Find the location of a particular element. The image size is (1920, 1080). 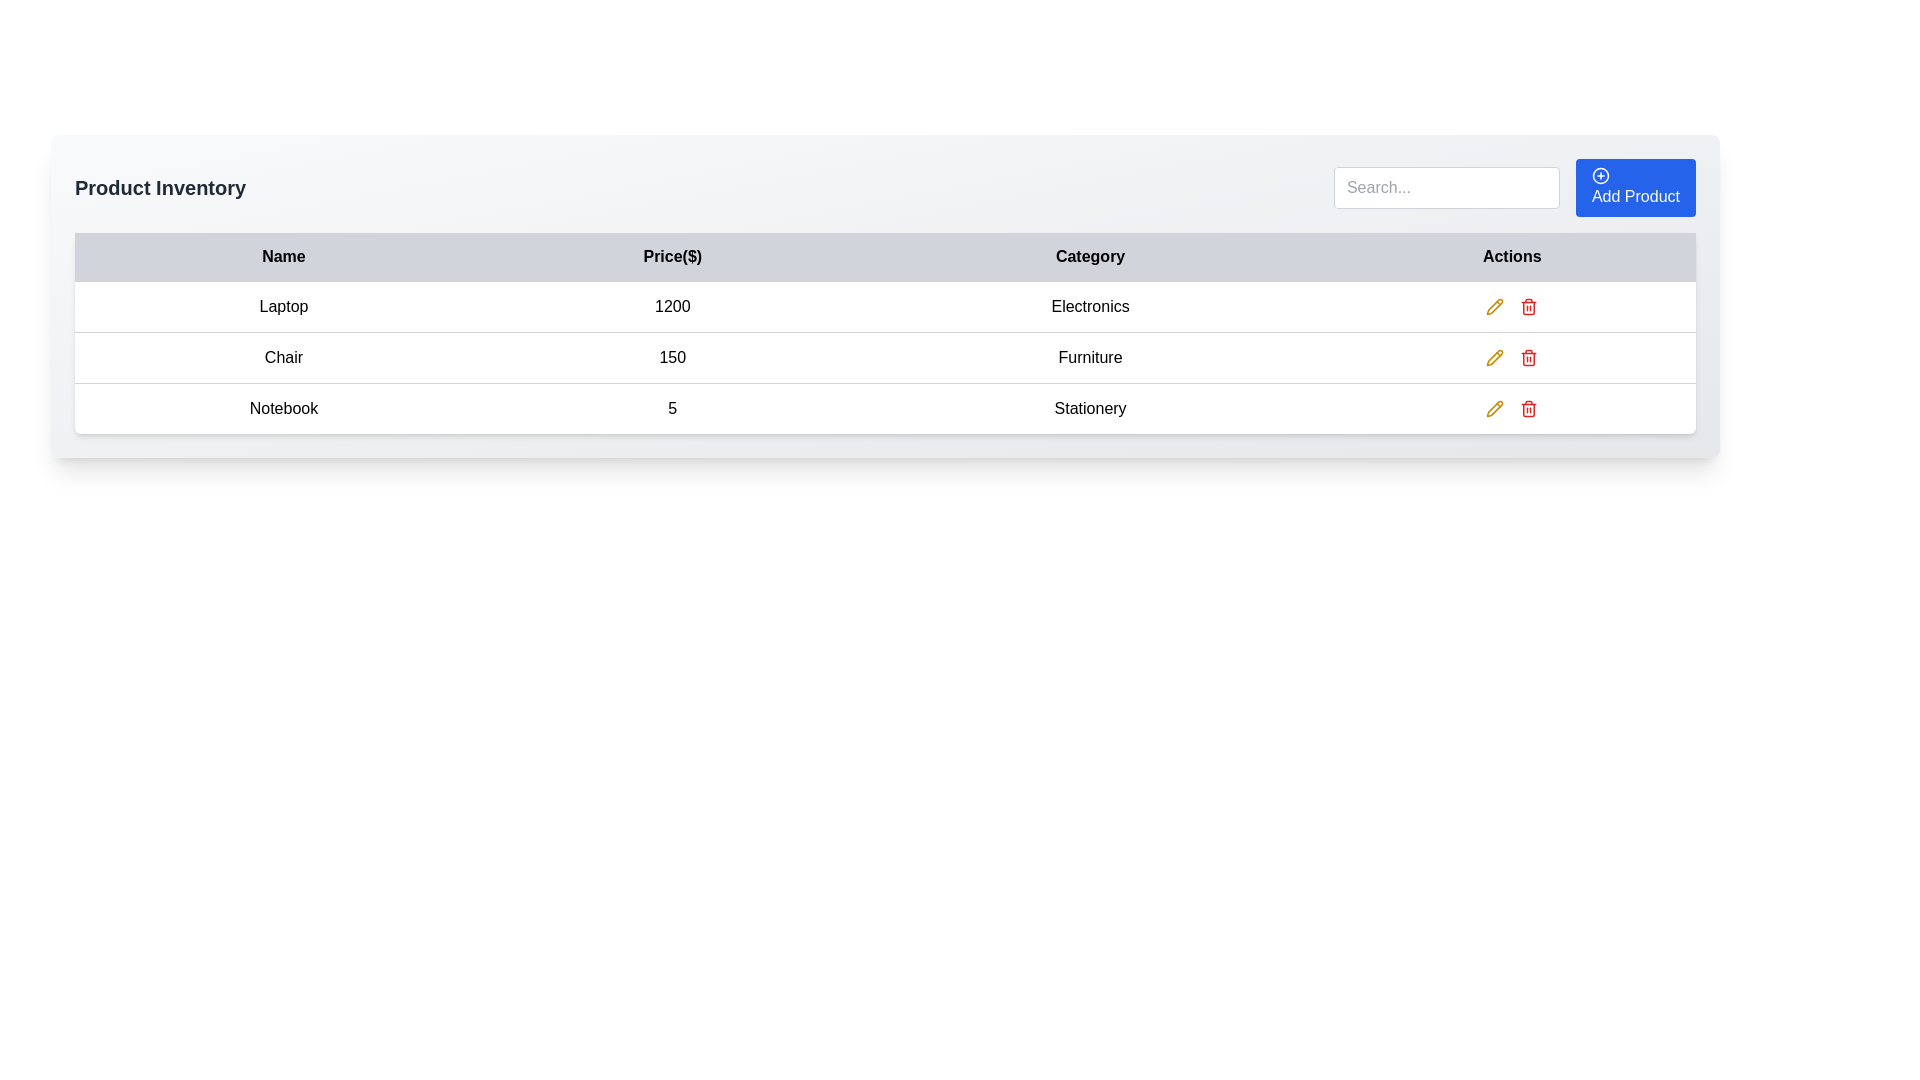

the 'Name' column header cell in the table, which is the first column header on the leftmost side of the header row is located at coordinates (282, 256).